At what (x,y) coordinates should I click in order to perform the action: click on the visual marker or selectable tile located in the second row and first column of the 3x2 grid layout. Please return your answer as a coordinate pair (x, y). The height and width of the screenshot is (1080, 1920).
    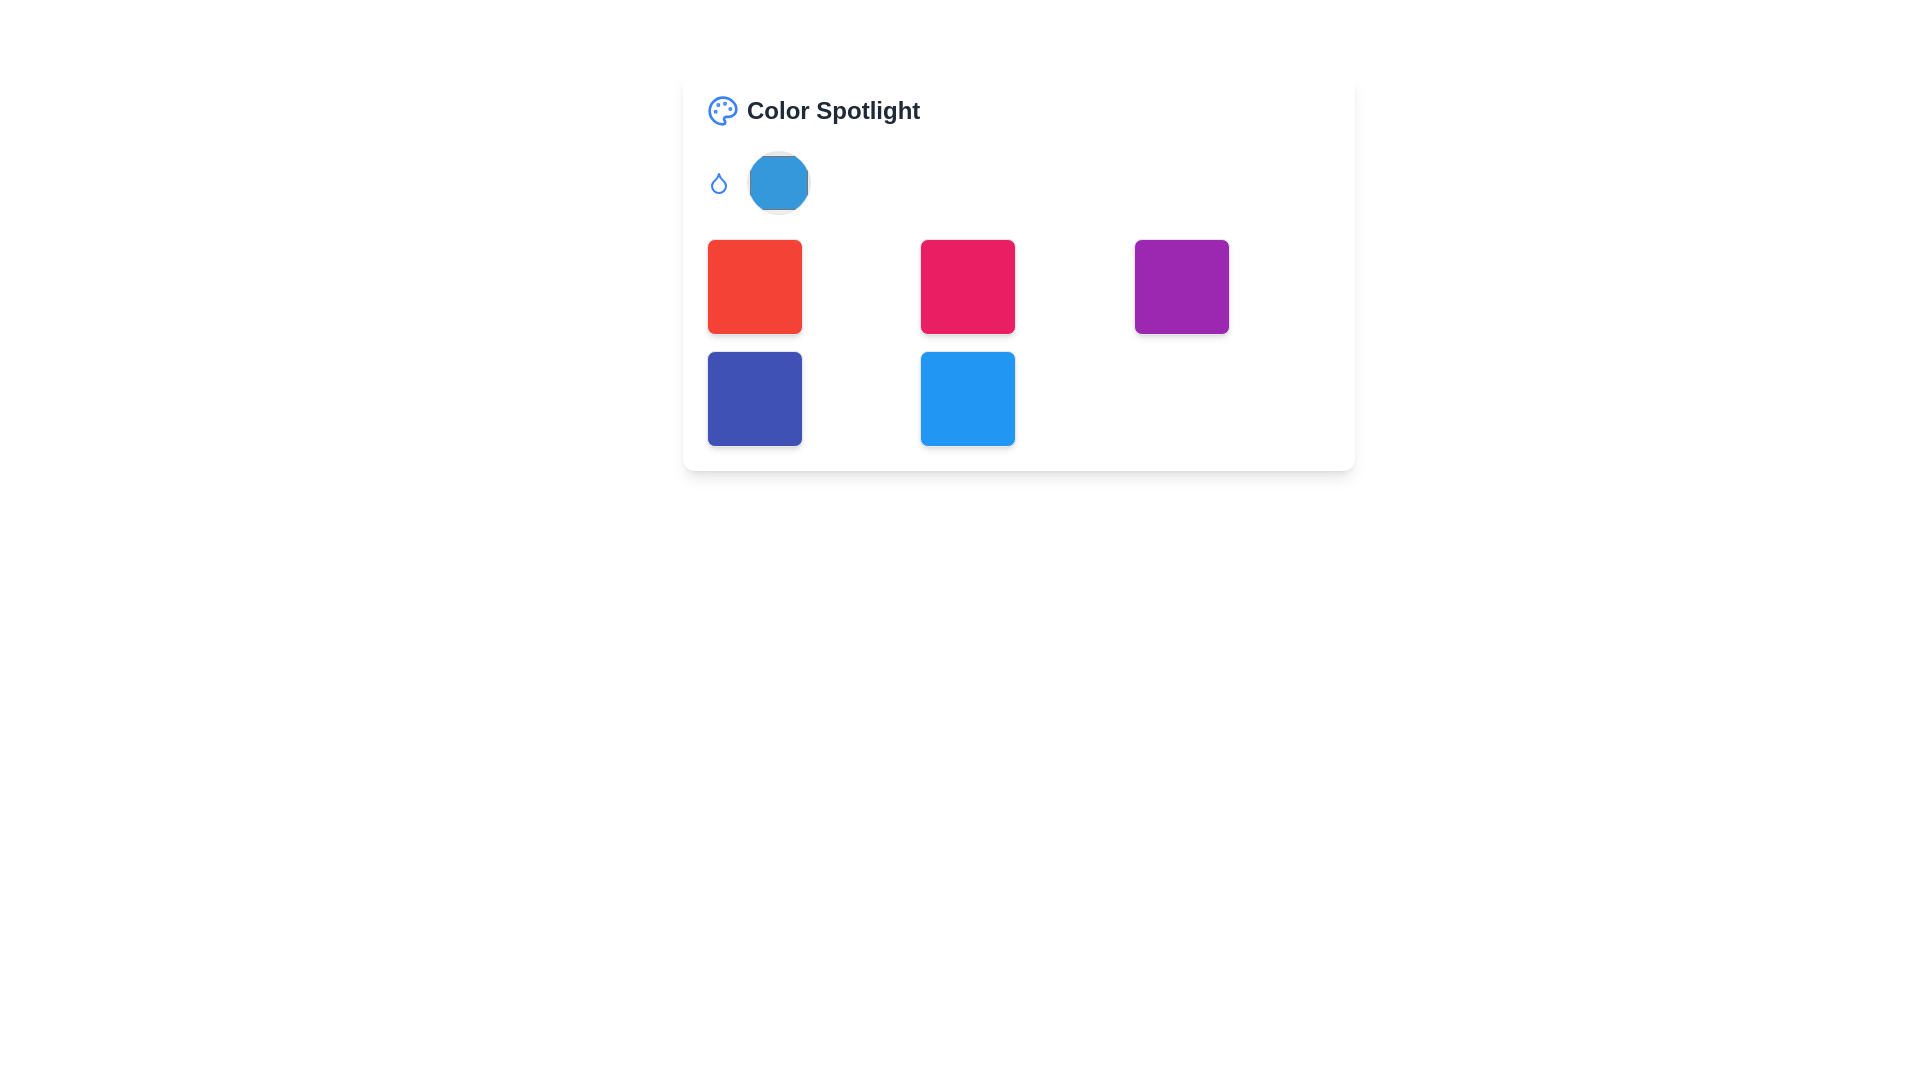
    Looking at the image, I should click on (753, 398).